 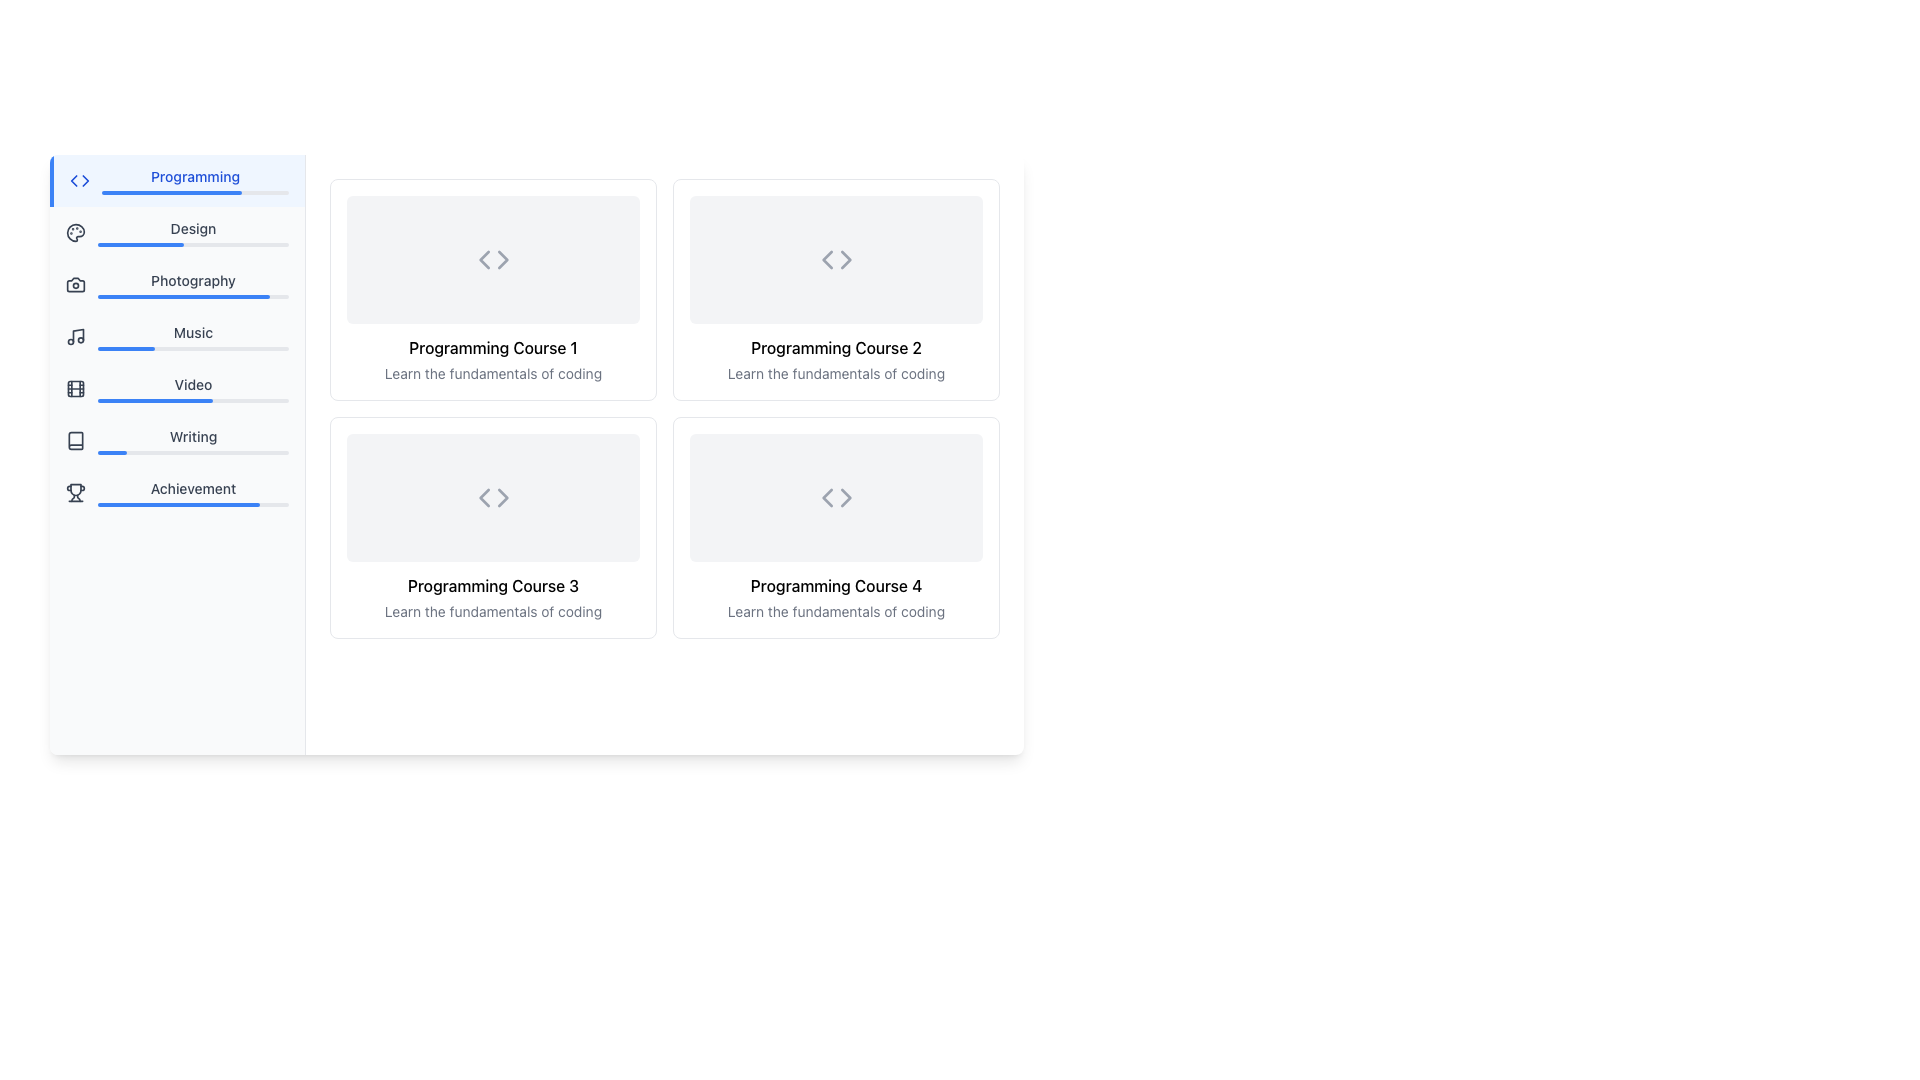 I want to click on the placeholder visual indicator, a light-gray rectangular box with rounded edges and a coding symbol icon '<>' centered within it, located in the grid layout above 'Programming Course 3', so click(x=493, y=496).